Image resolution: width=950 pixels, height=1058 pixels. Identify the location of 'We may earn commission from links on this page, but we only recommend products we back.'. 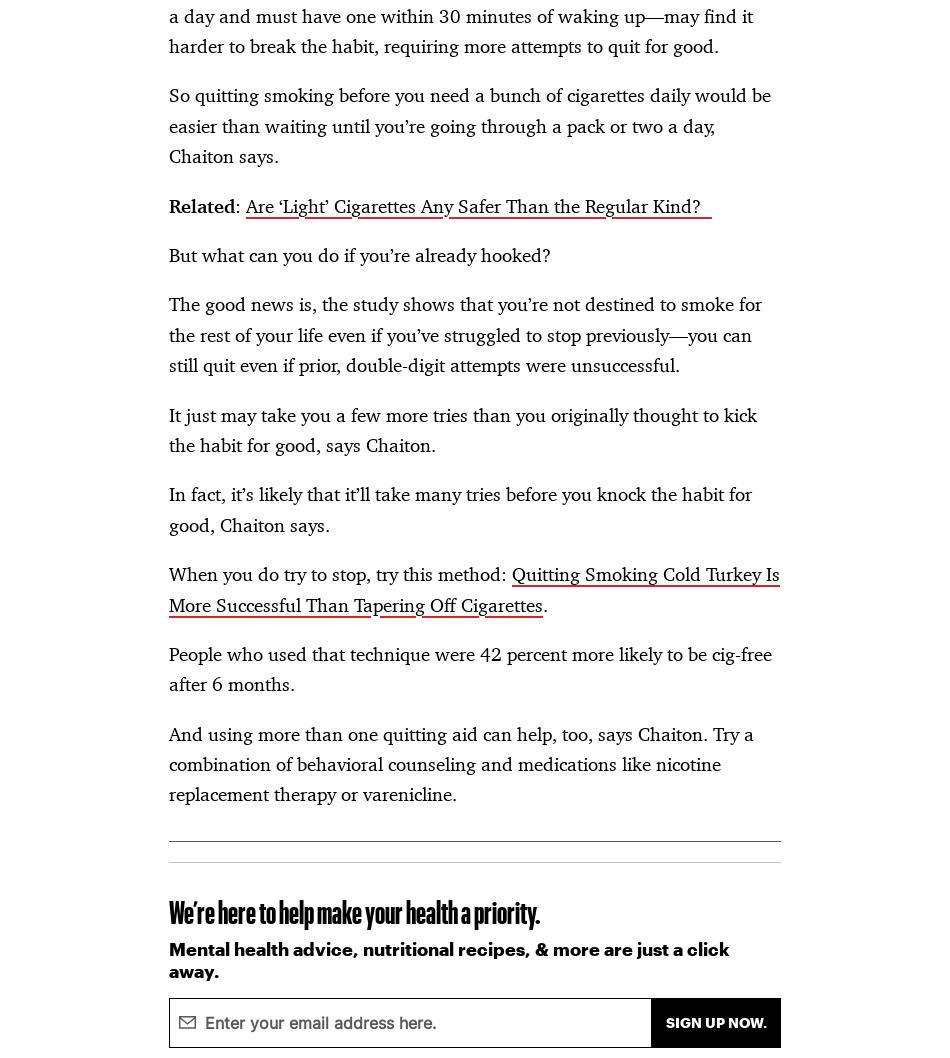
(354, 286).